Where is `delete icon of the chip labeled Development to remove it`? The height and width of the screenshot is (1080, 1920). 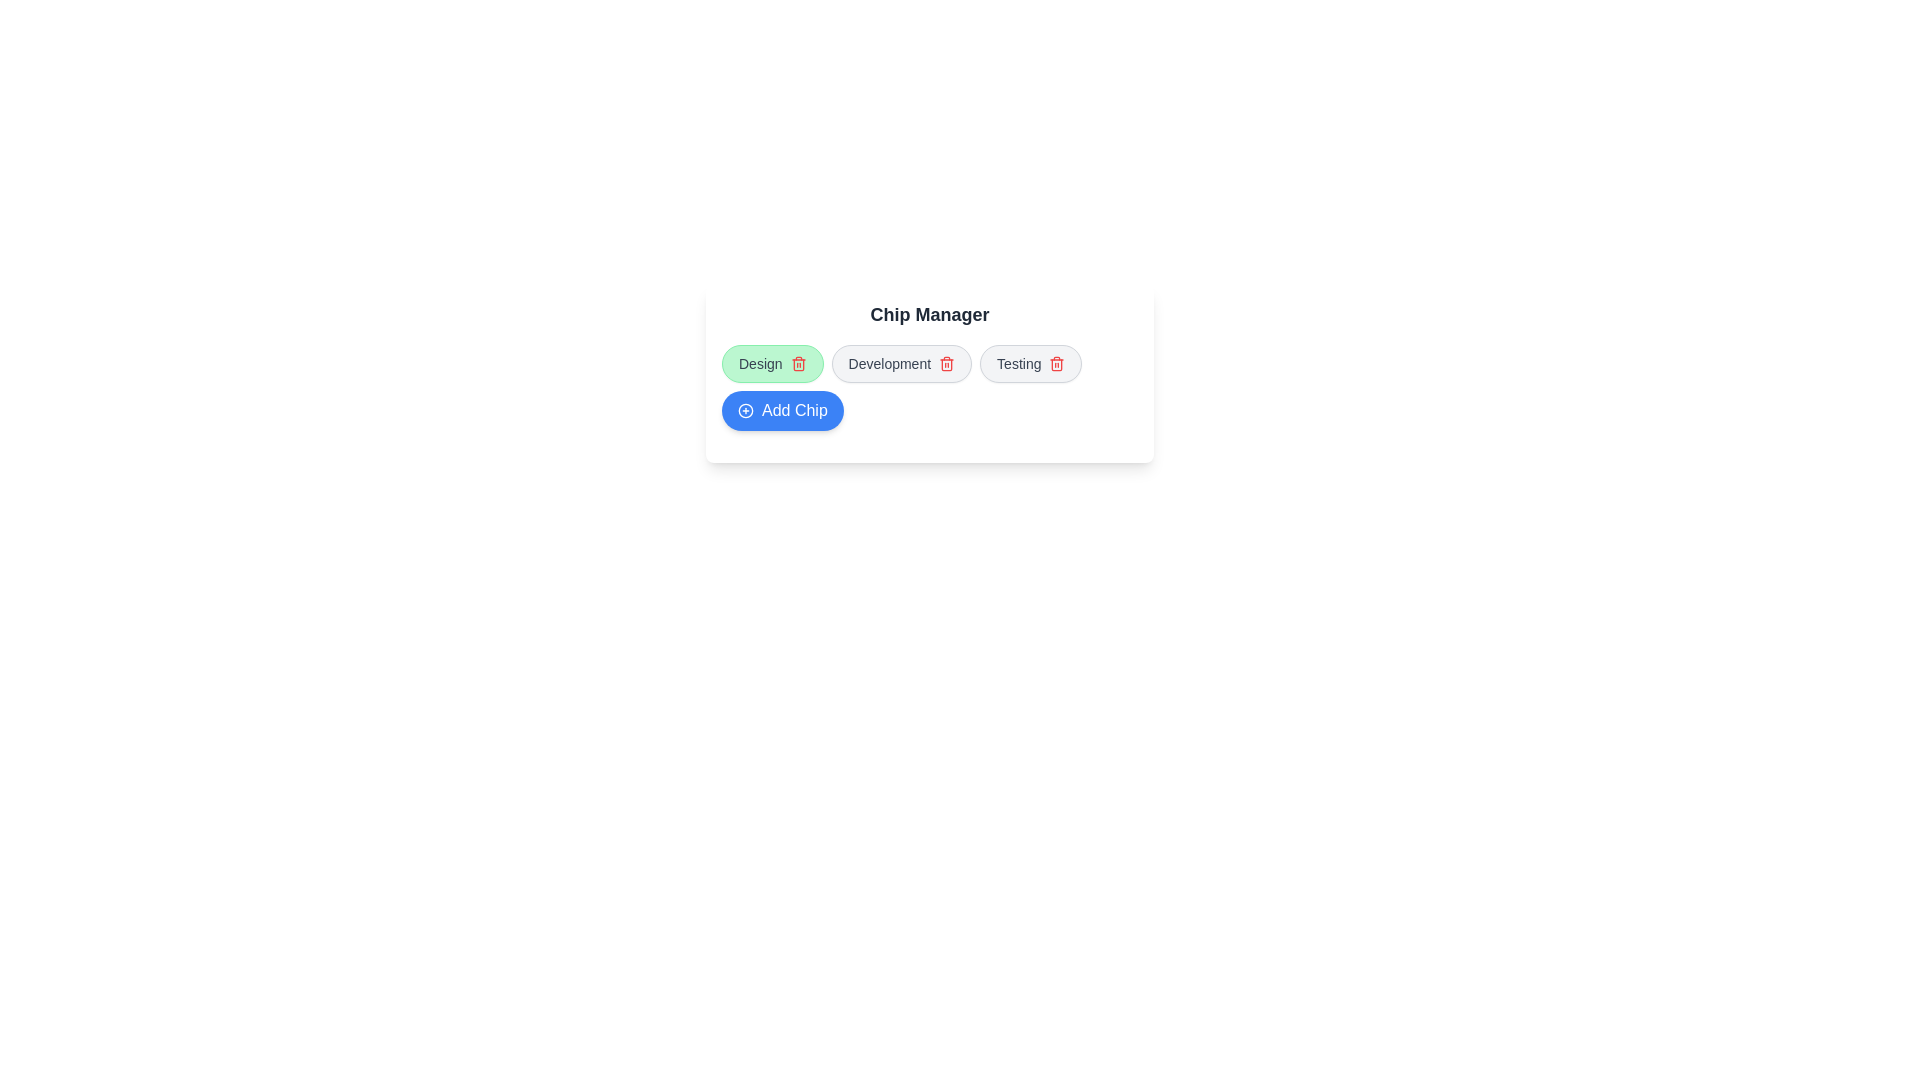
delete icon of the chip labeled Development to remove it is located at coordinates (946, 363).